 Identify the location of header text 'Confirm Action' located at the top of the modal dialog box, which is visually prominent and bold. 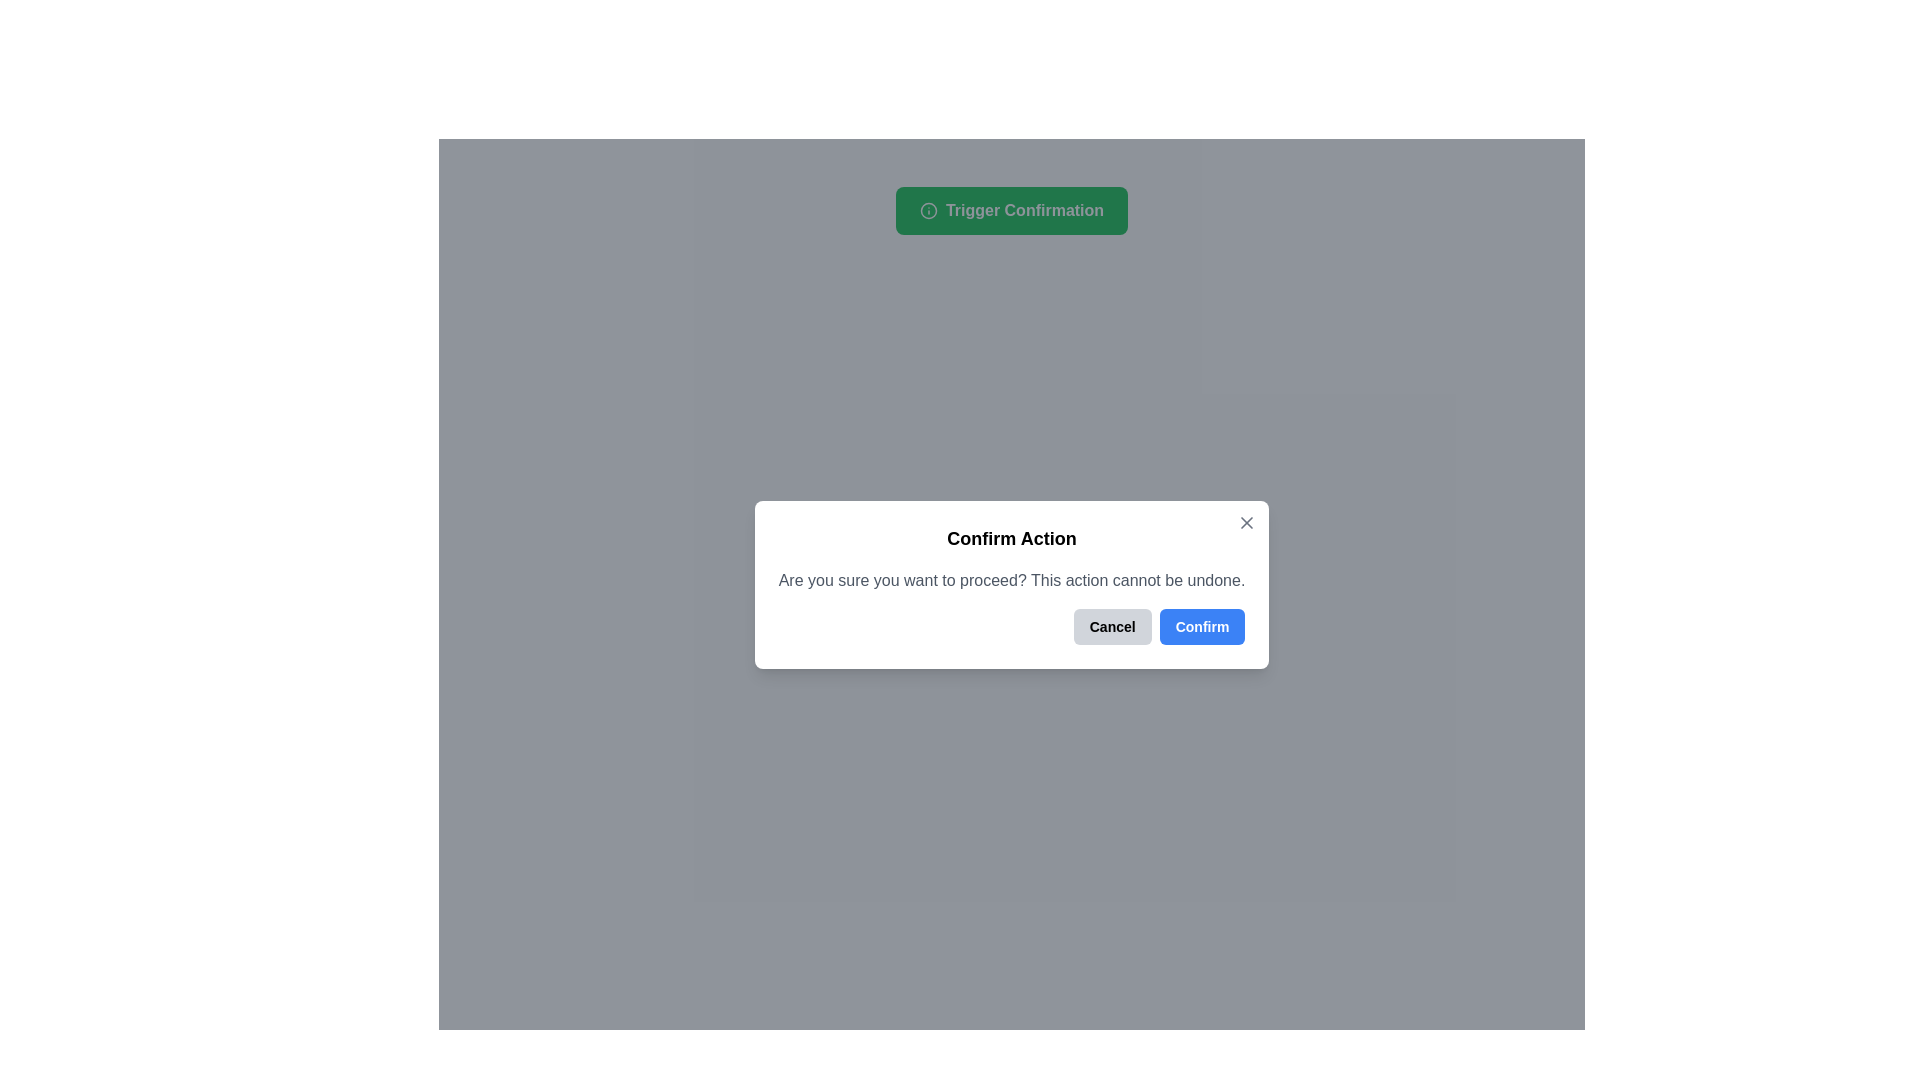
(1012, 536).